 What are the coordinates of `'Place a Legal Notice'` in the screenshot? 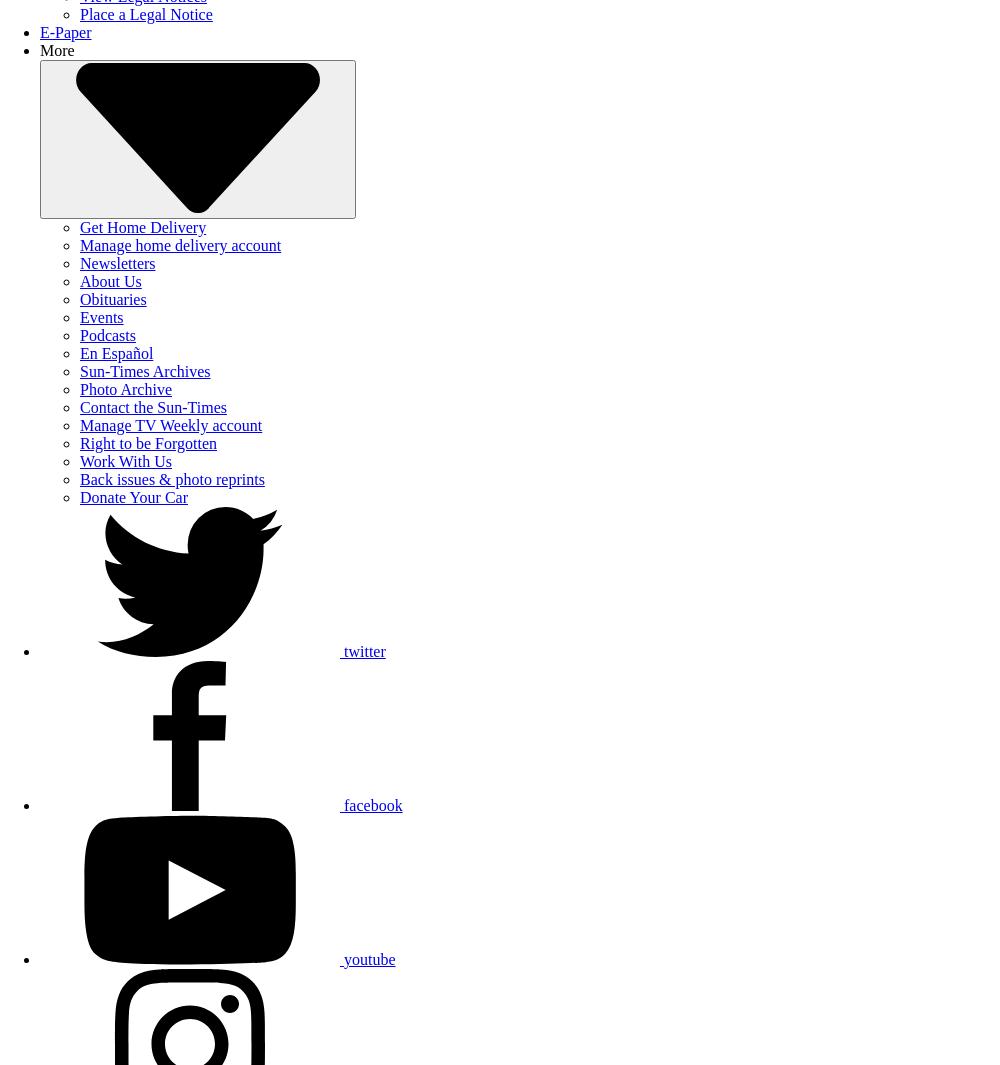 It's located at (146, 13).